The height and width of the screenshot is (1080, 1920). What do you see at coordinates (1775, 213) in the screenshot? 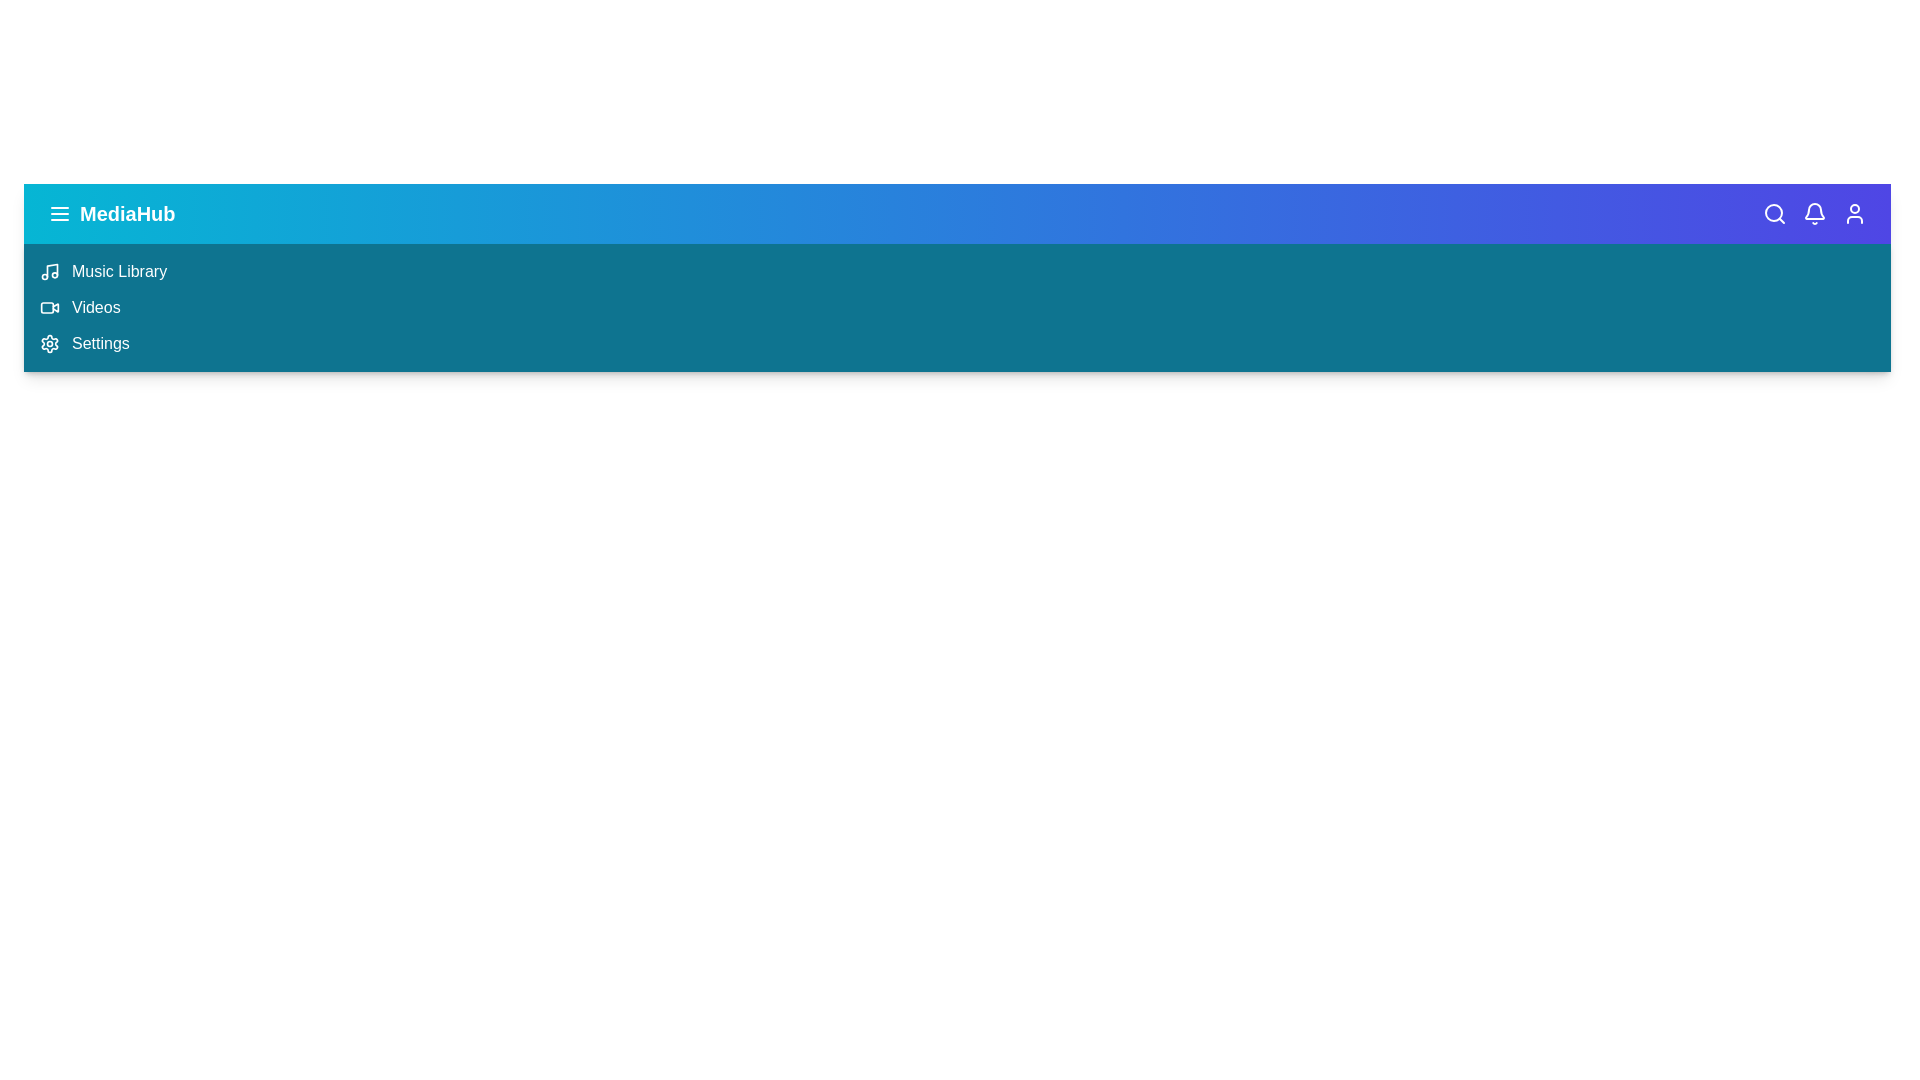
I see `the search icon in the app bar` at bounding box center [1775, 213].